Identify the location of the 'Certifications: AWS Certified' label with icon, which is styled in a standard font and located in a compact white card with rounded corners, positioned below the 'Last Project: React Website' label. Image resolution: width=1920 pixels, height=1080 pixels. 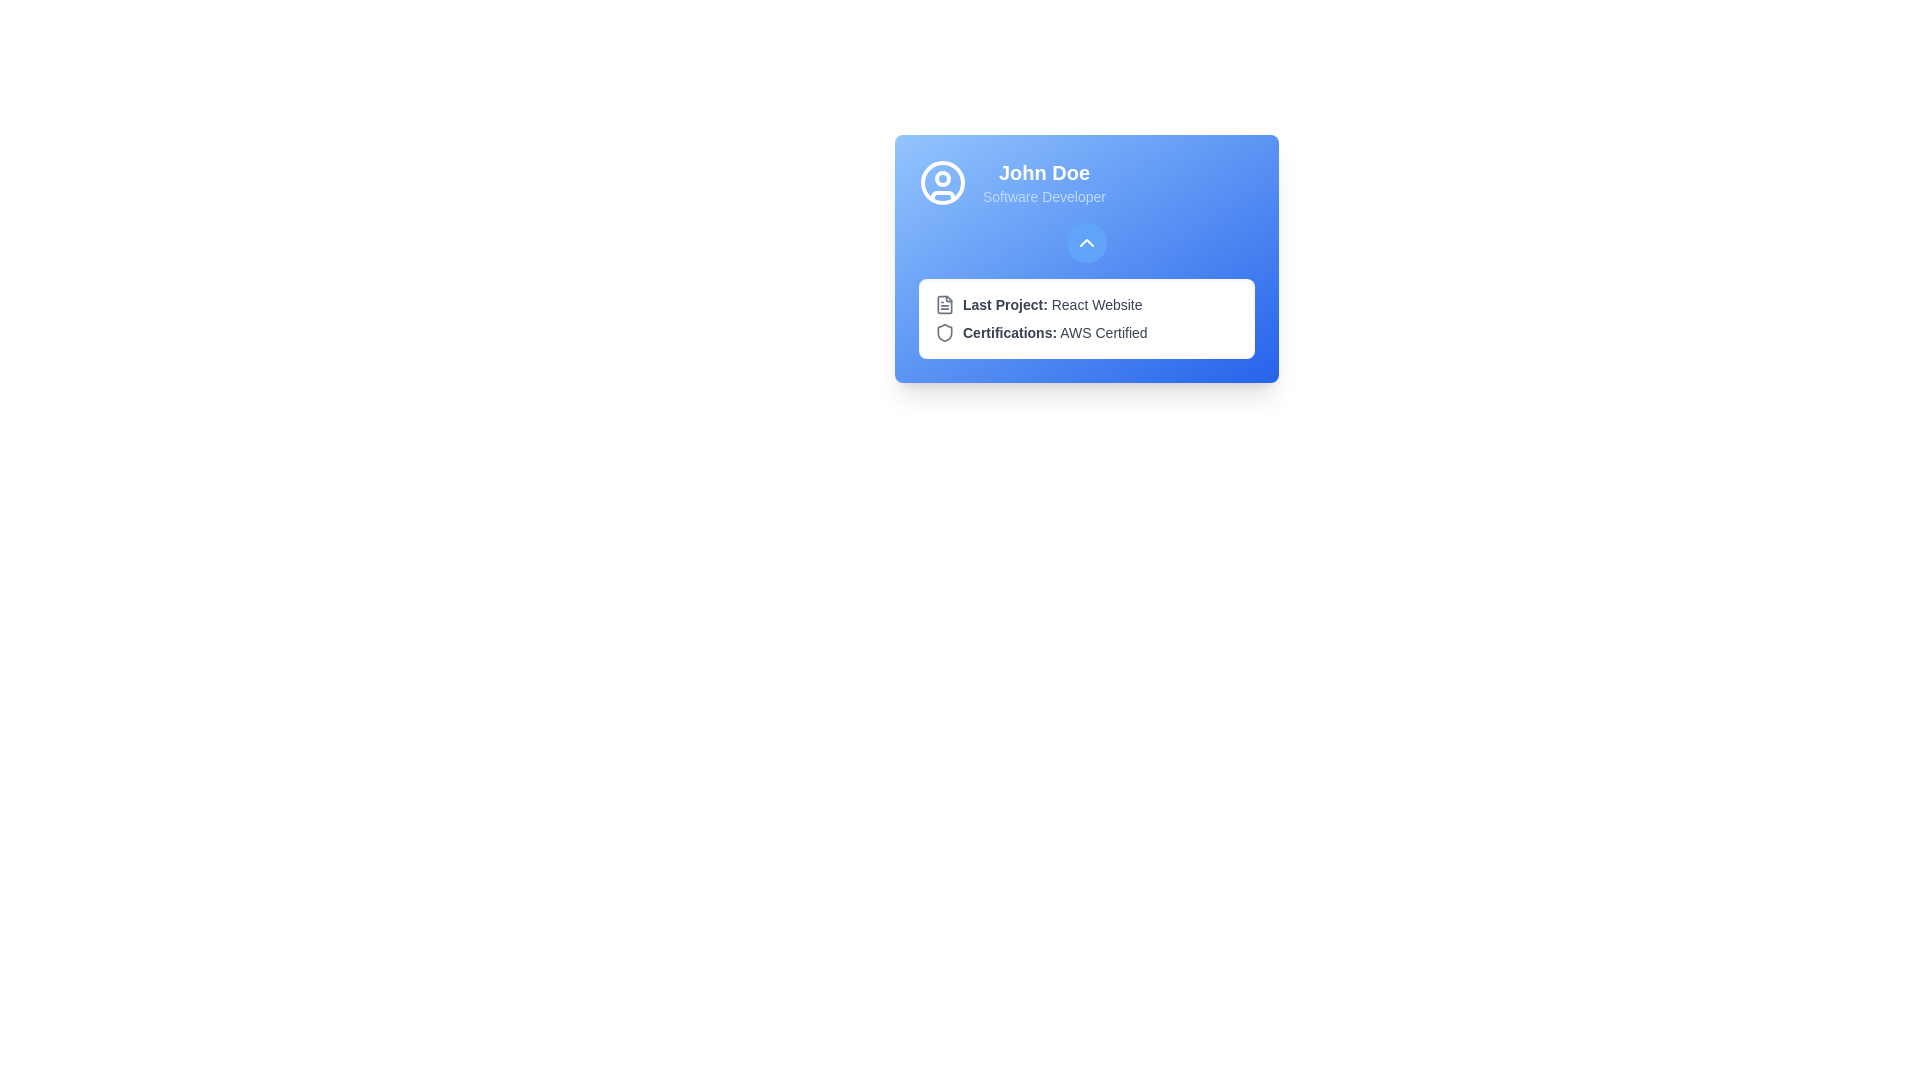
(1085, 331).